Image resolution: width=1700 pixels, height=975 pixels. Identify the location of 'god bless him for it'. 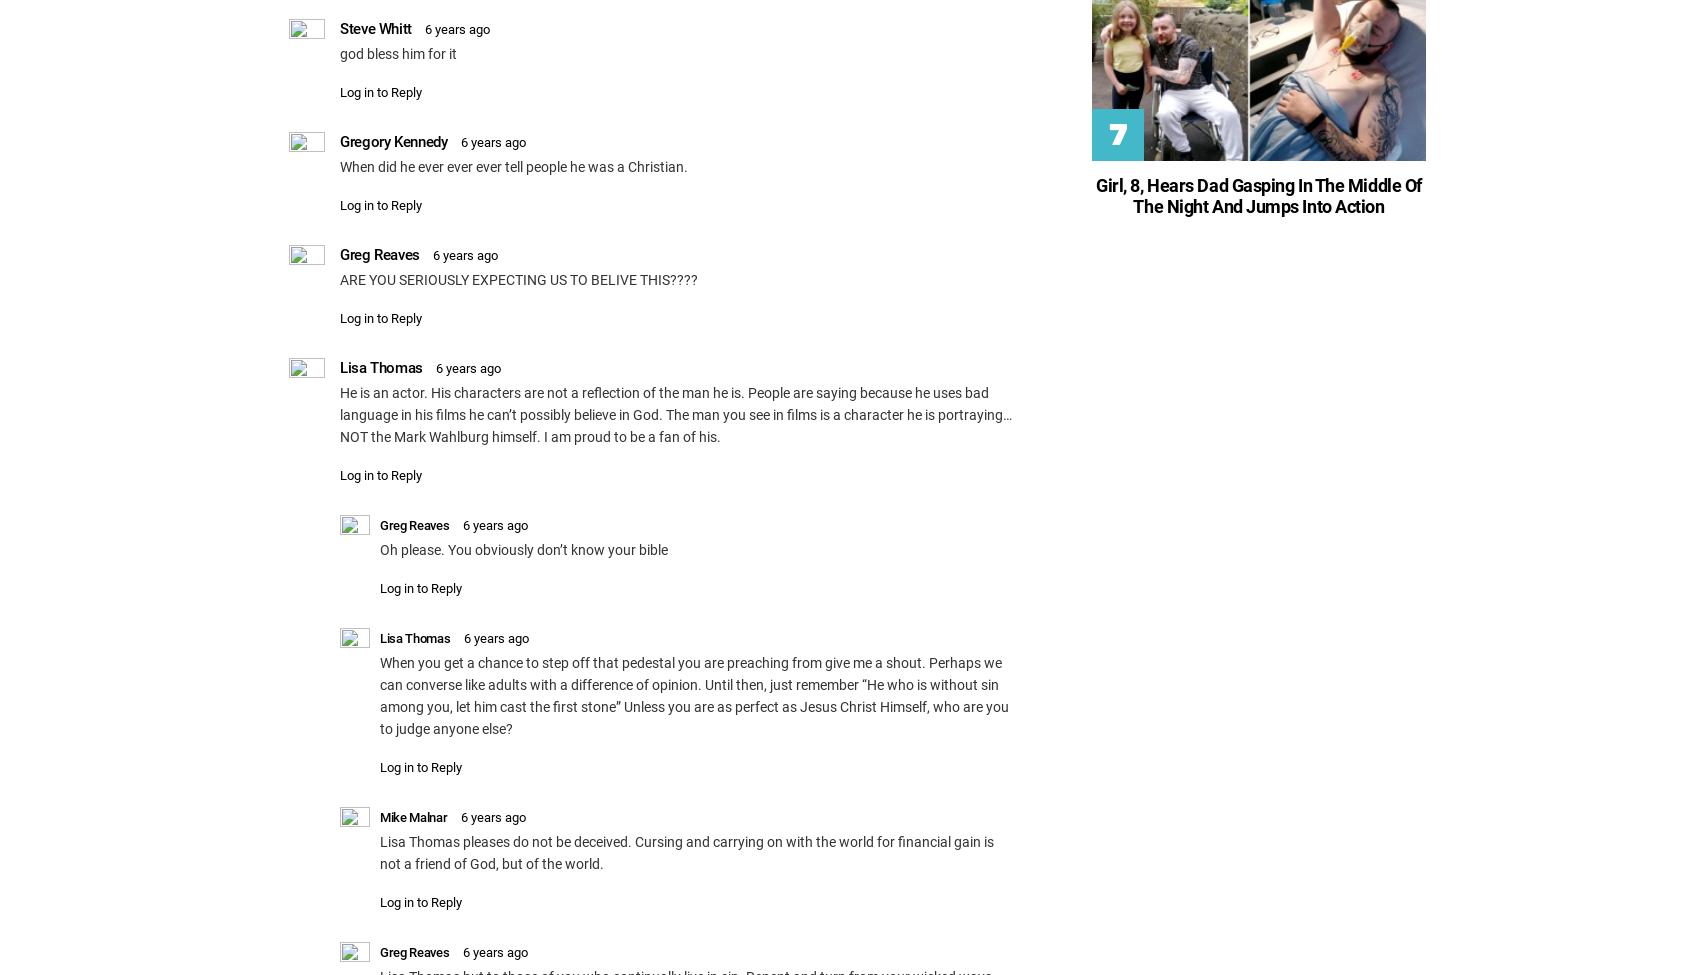
(397, 53).